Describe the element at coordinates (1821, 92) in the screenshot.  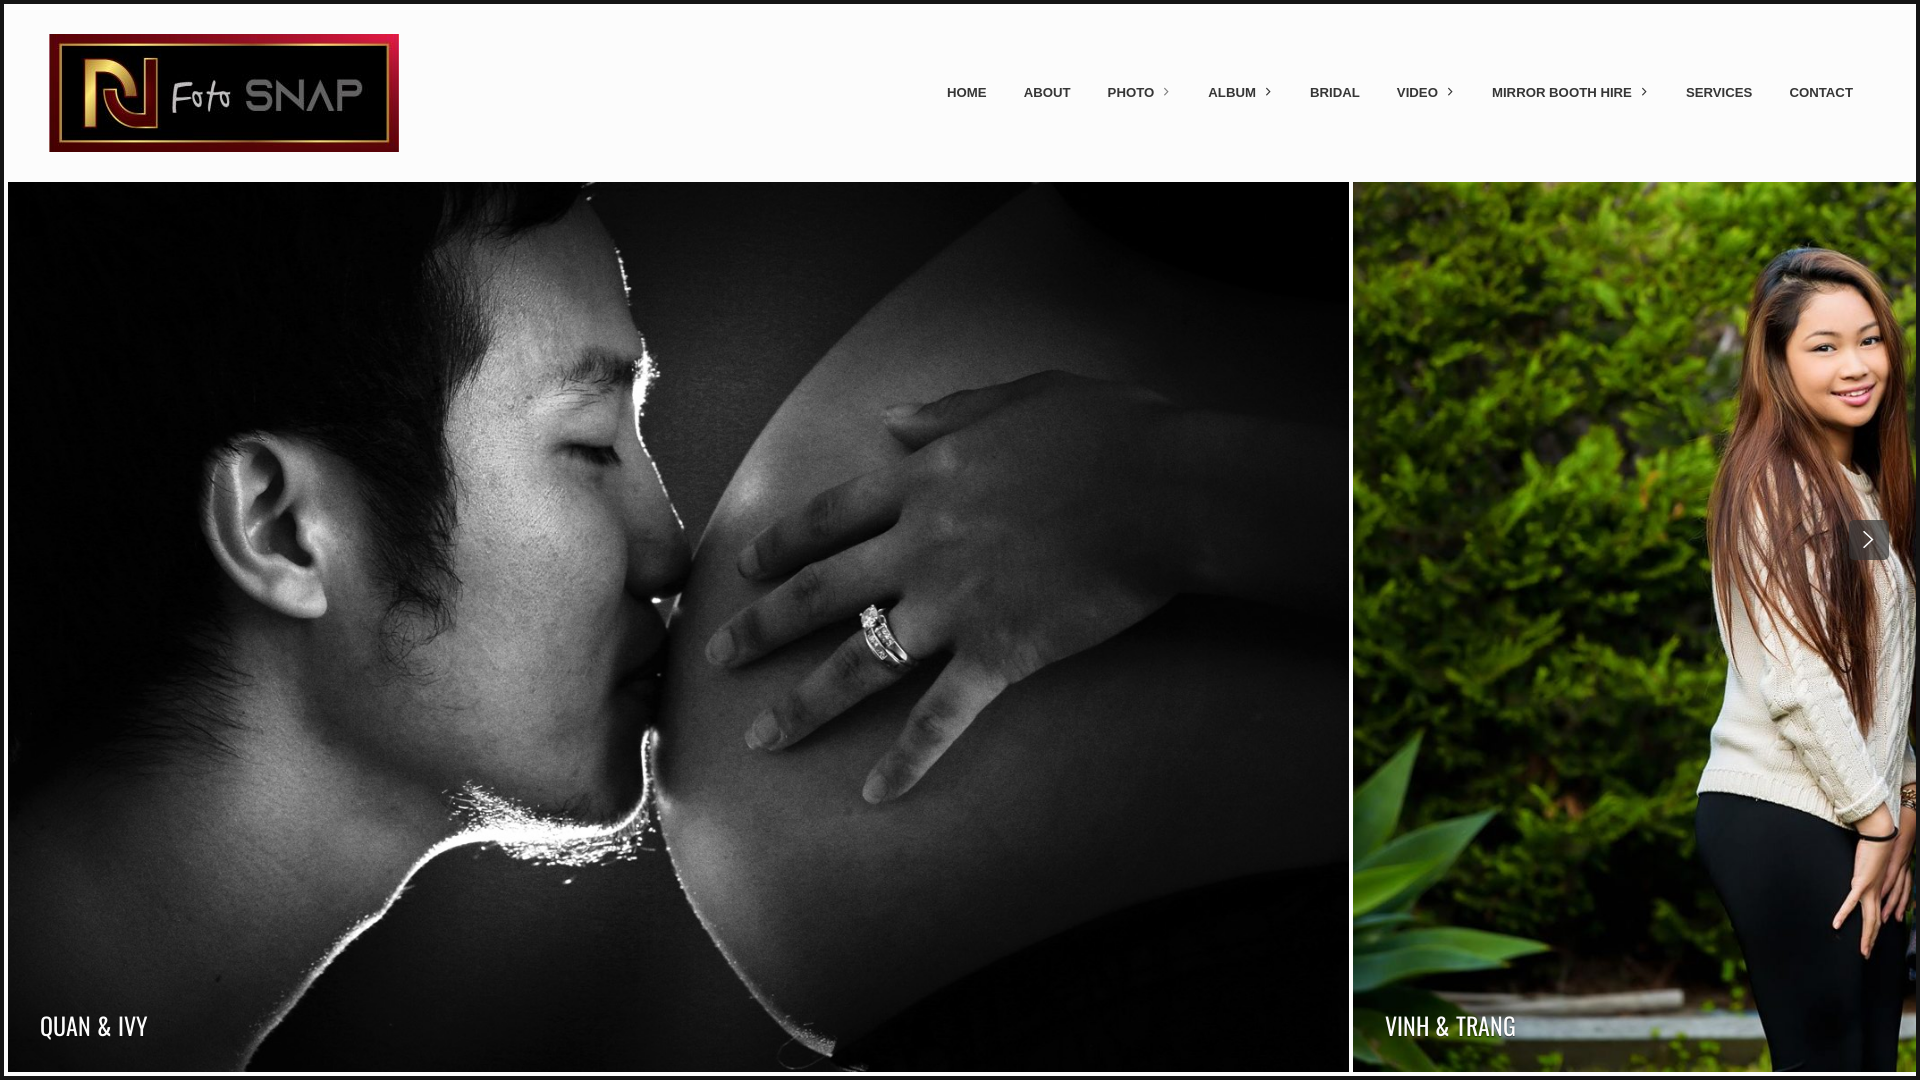
I see `'CONTACT'` at that location.